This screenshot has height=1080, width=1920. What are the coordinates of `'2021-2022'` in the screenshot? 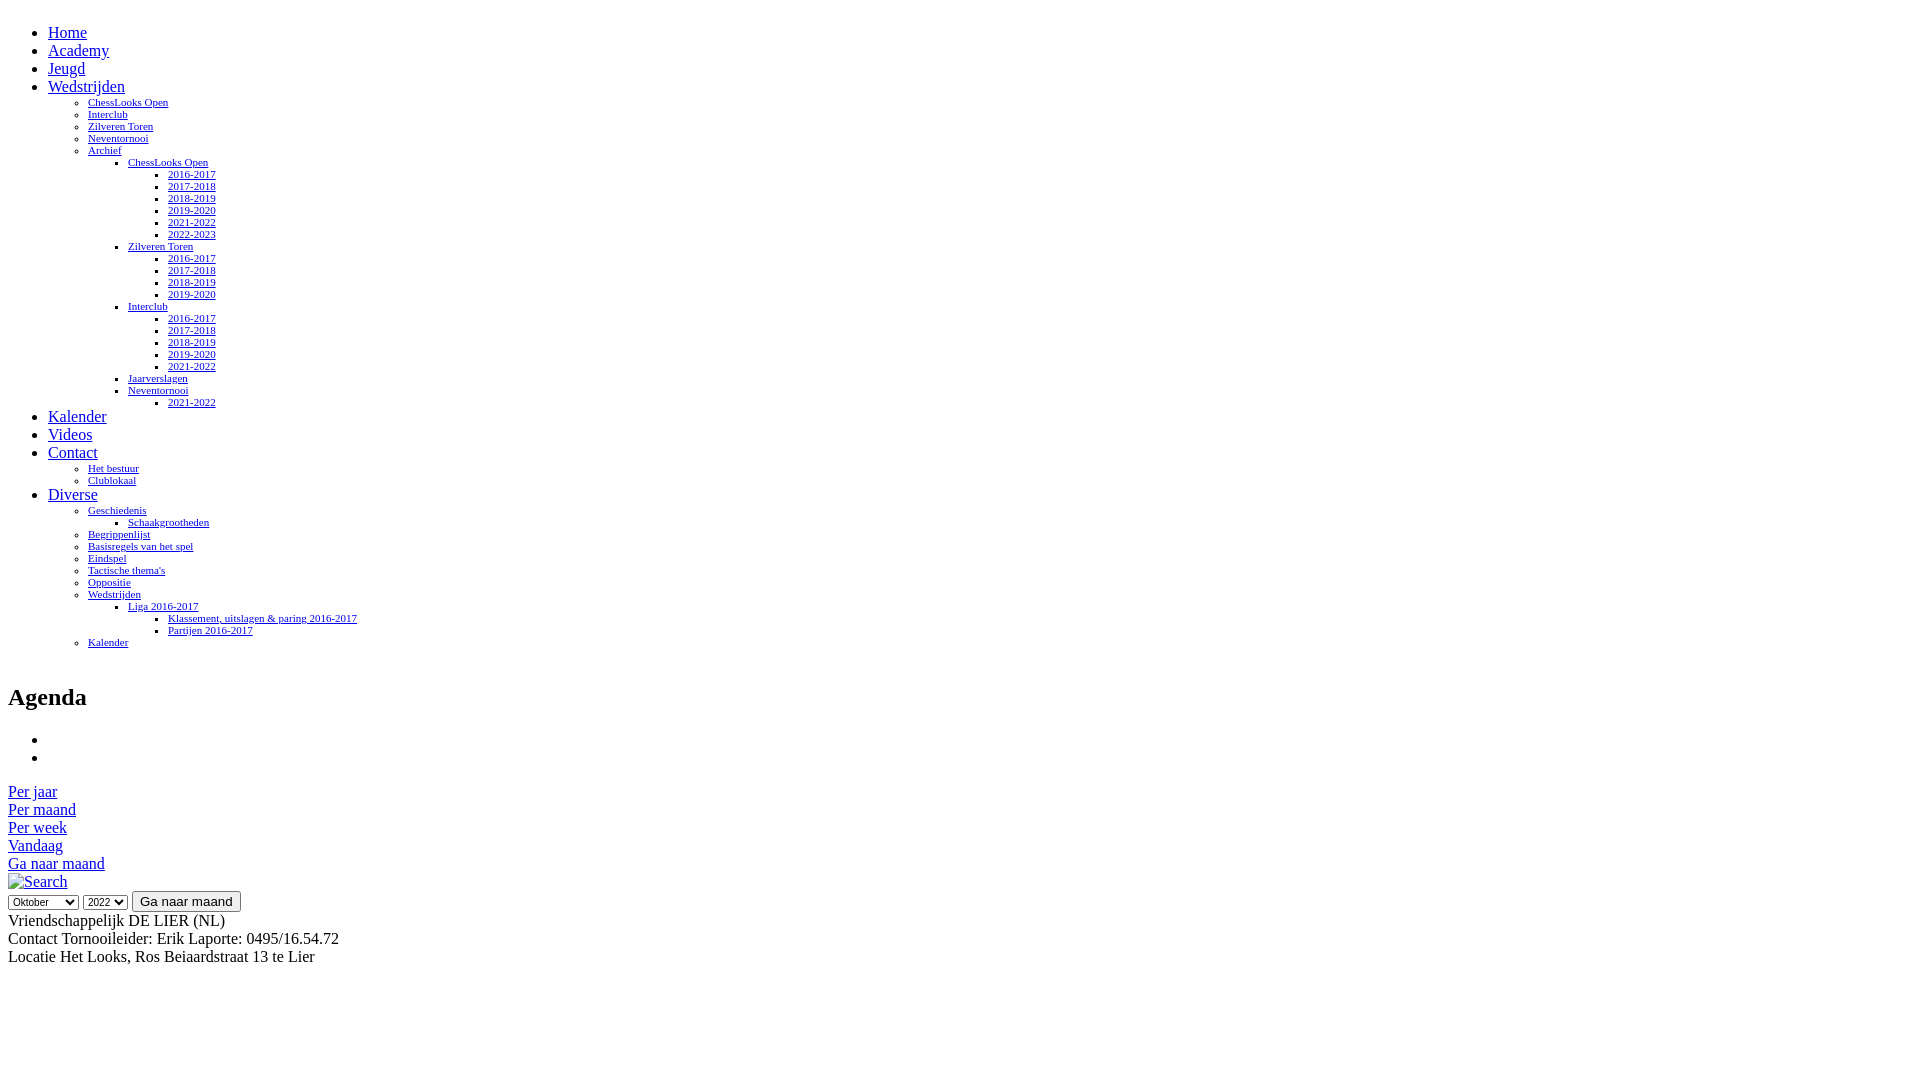 It's located at (192, 222).